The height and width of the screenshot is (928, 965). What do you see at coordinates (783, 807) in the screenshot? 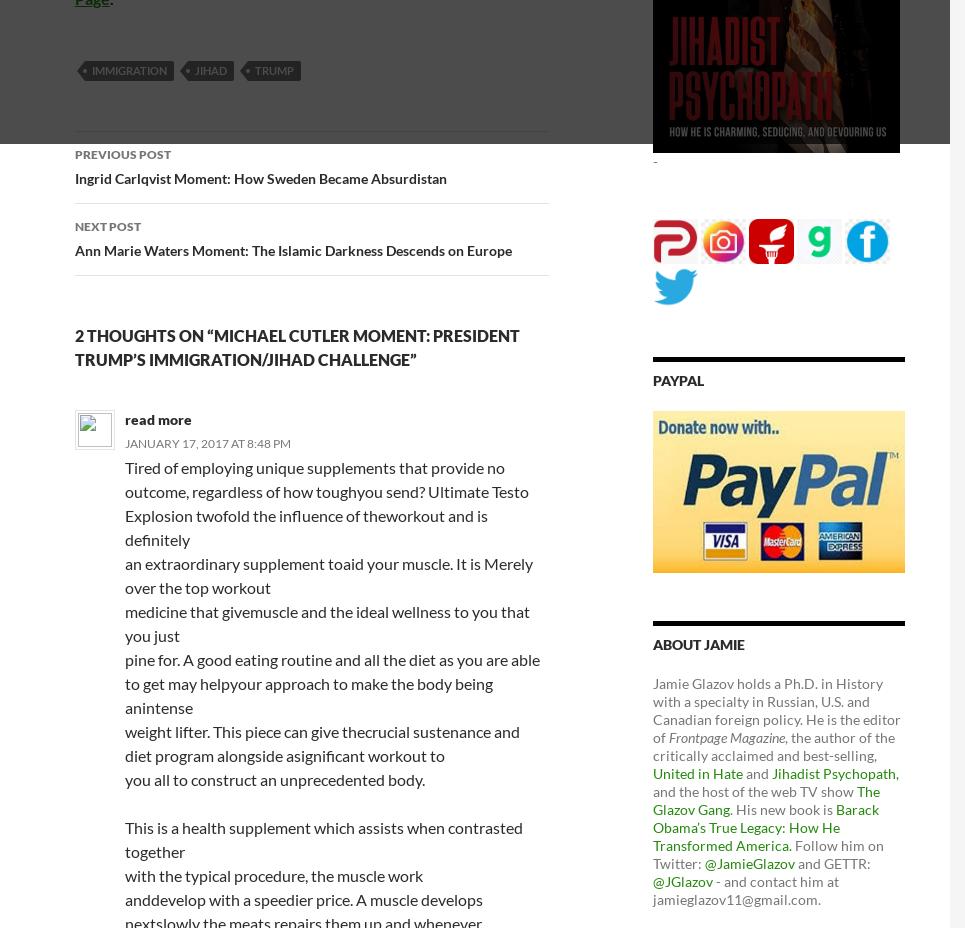
I see `'. His new book is'` at bounding box center [783, 807].